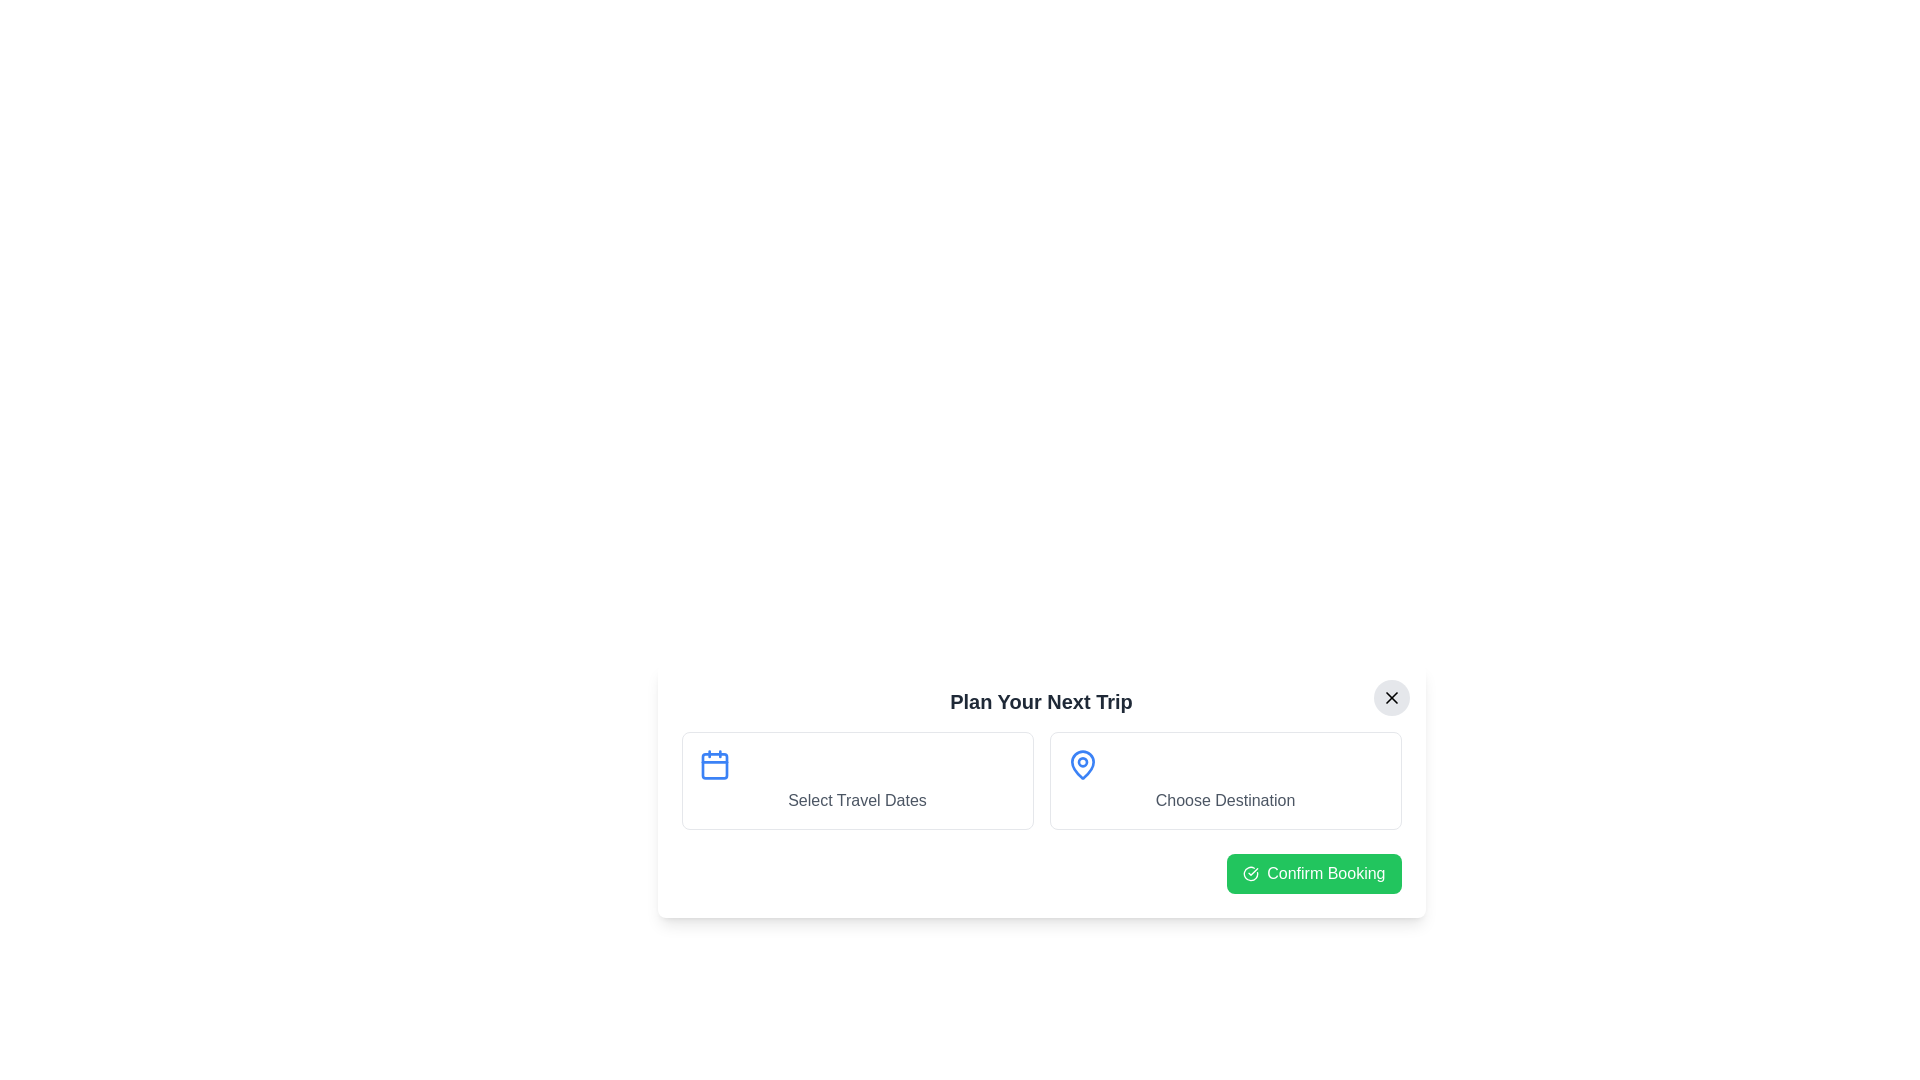 This screenshot has height=1080, width=1920. What do you see at coordinates (1314, 873) in the screenshot?
I see `the 'Confirm Booking' button to confirm the booking` at bounding box center [1314, 873].